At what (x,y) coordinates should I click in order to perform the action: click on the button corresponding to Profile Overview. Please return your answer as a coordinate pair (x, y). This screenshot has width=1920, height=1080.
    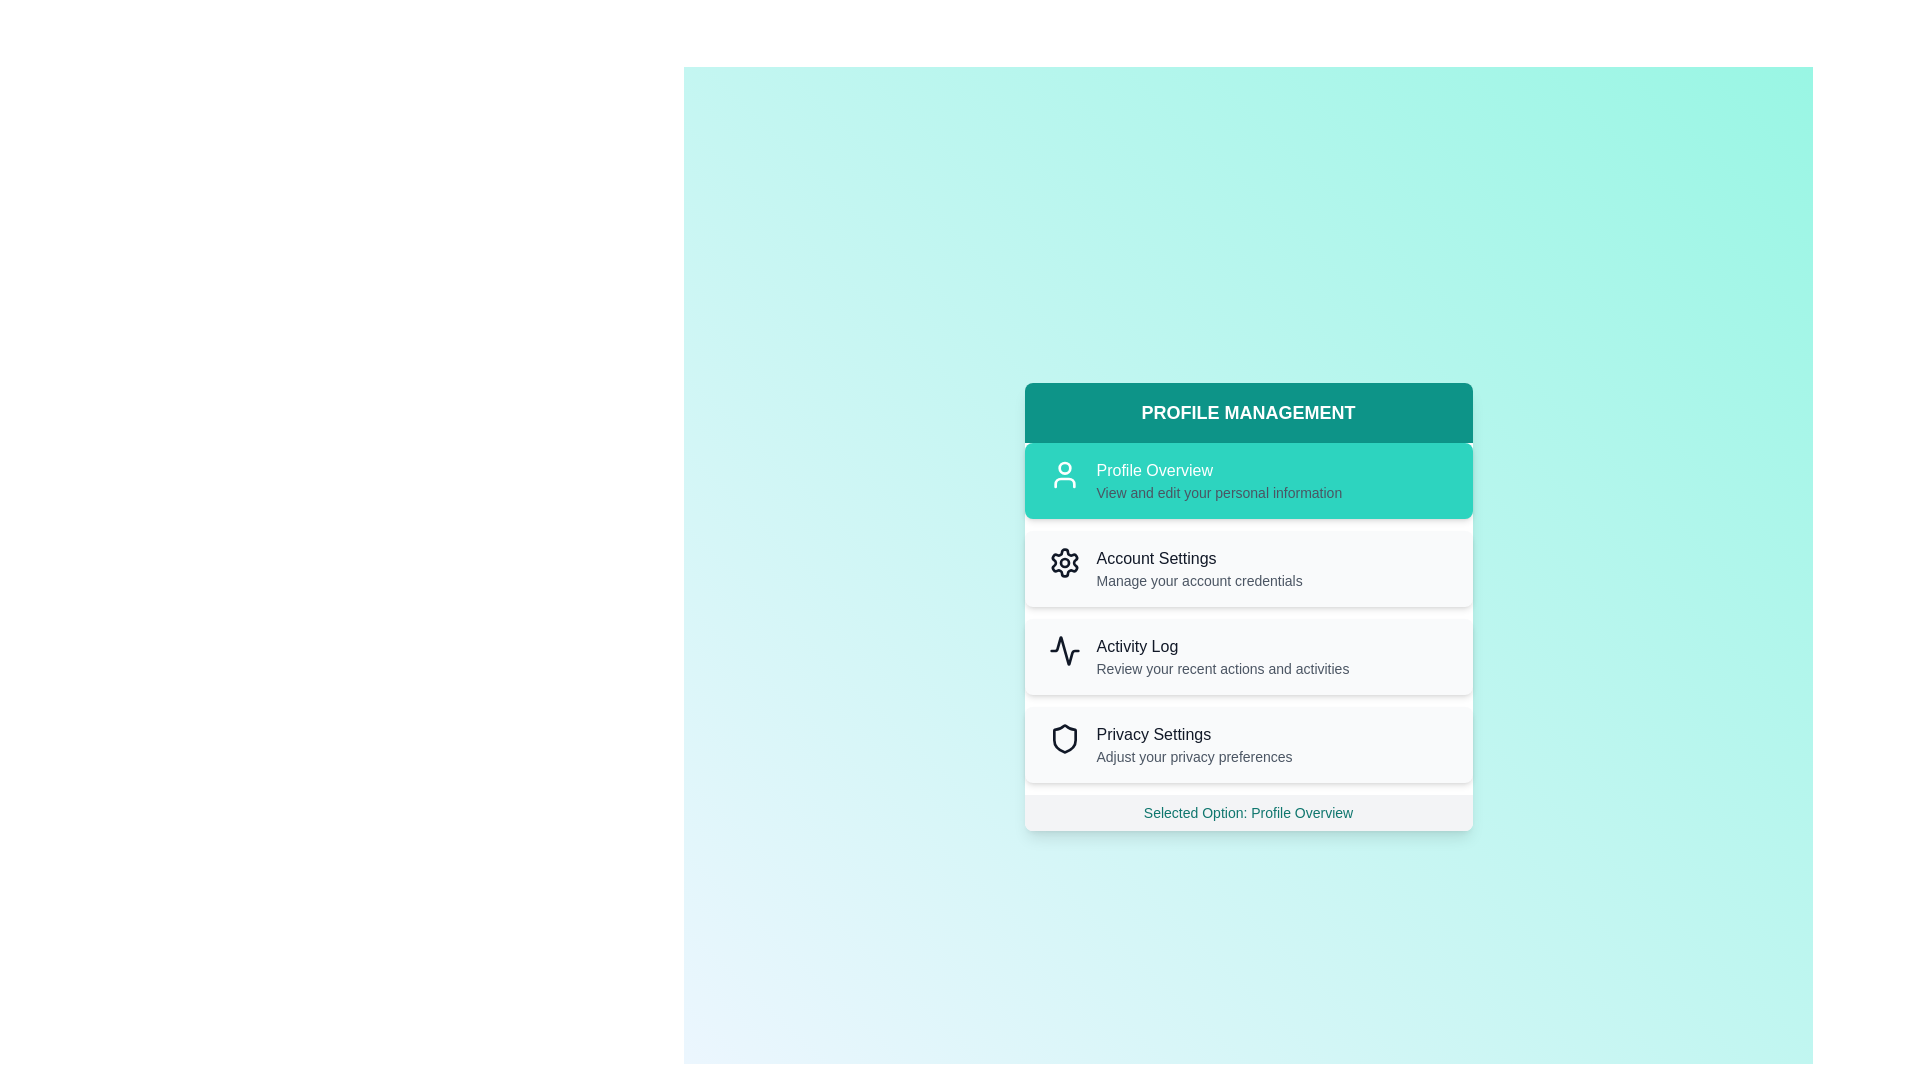
    Looking at the image, I should click on (1247, 481).